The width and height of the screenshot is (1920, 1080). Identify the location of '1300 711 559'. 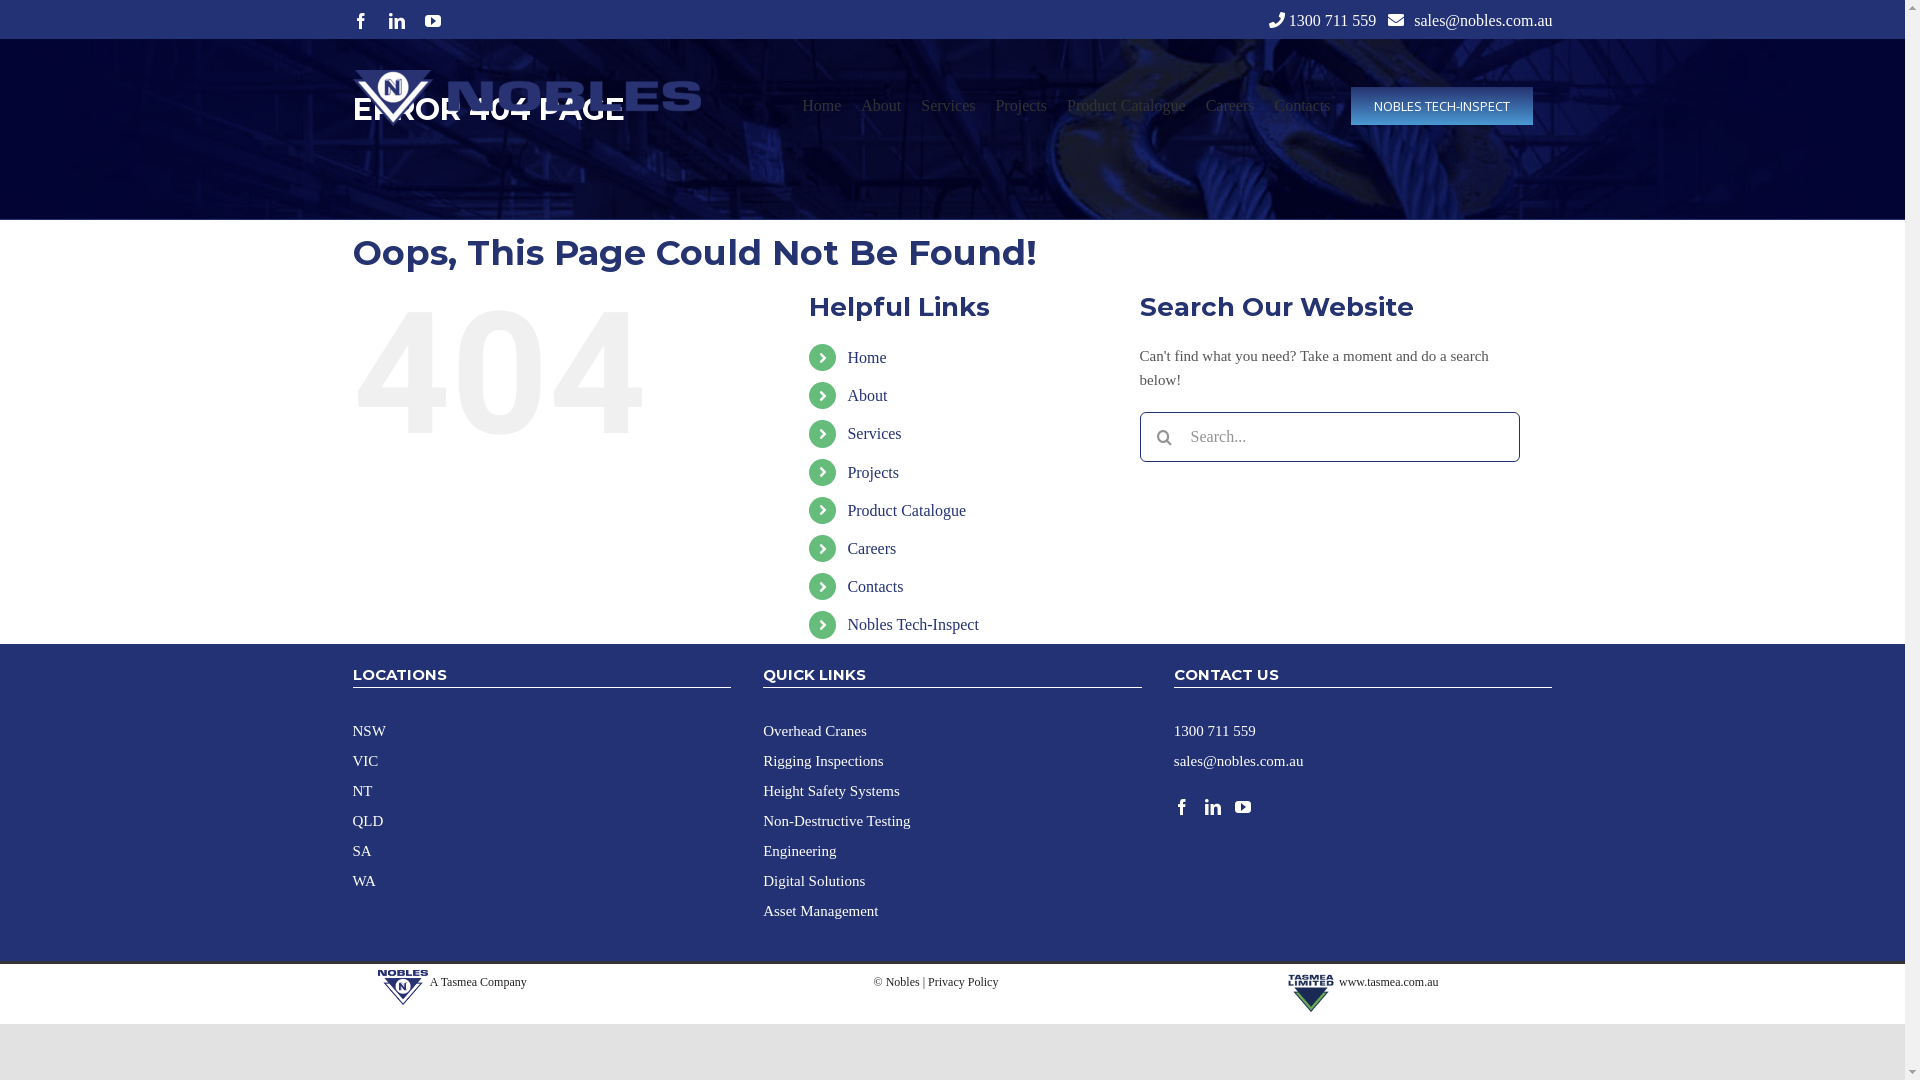
(1332, 20).